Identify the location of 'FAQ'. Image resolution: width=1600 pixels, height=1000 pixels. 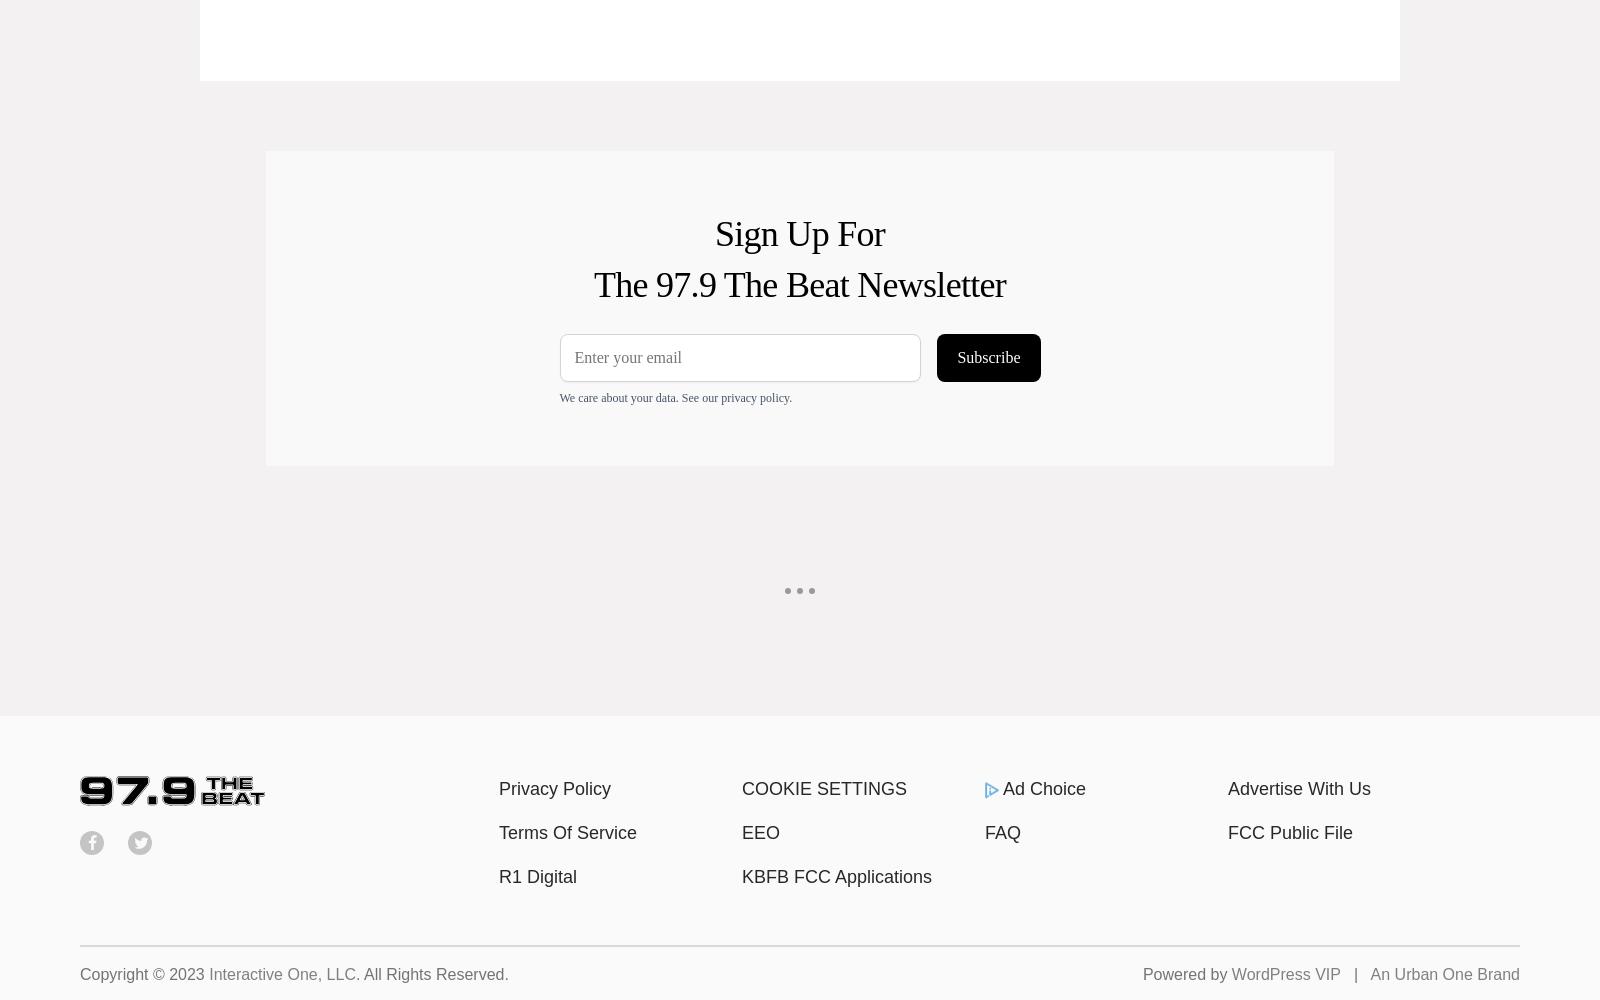
(1003, 832).